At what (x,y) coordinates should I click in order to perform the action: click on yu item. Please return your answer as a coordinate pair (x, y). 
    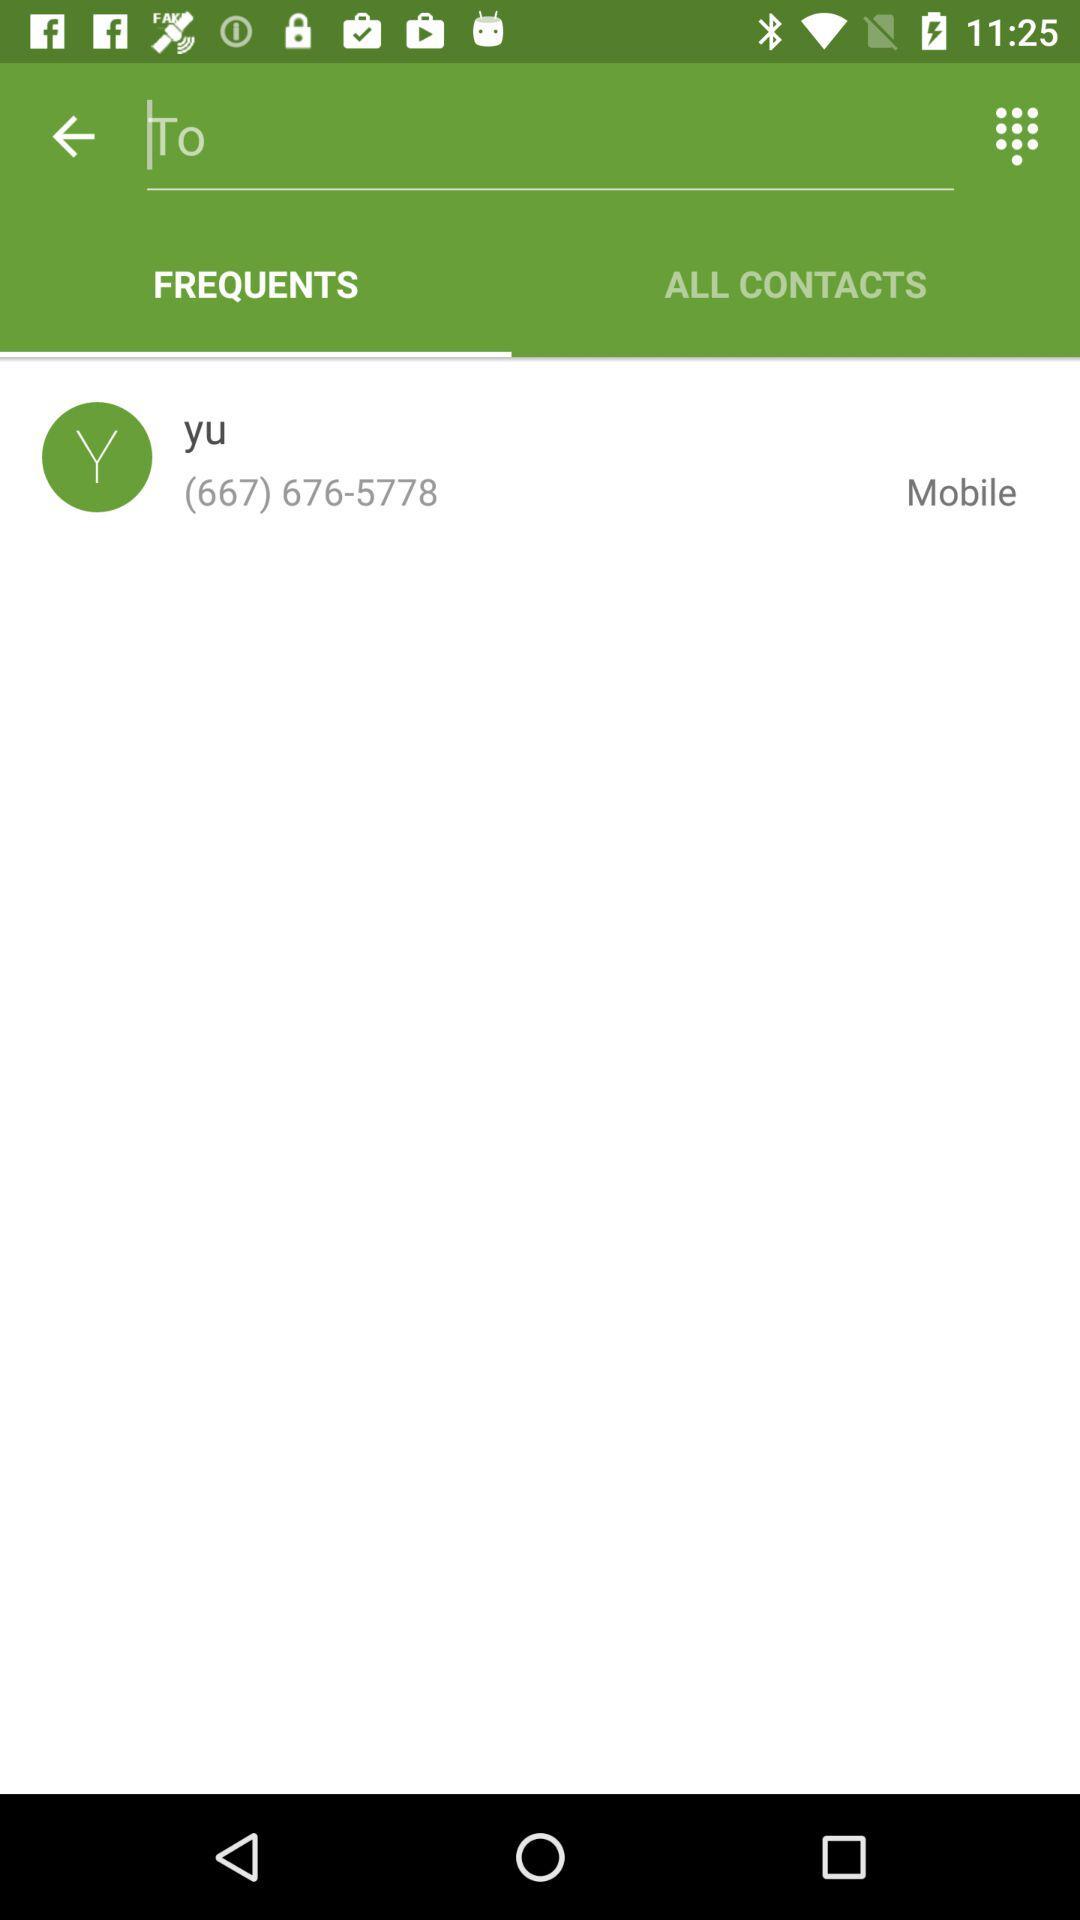
    Looking at the image, I should click on (205, 431).